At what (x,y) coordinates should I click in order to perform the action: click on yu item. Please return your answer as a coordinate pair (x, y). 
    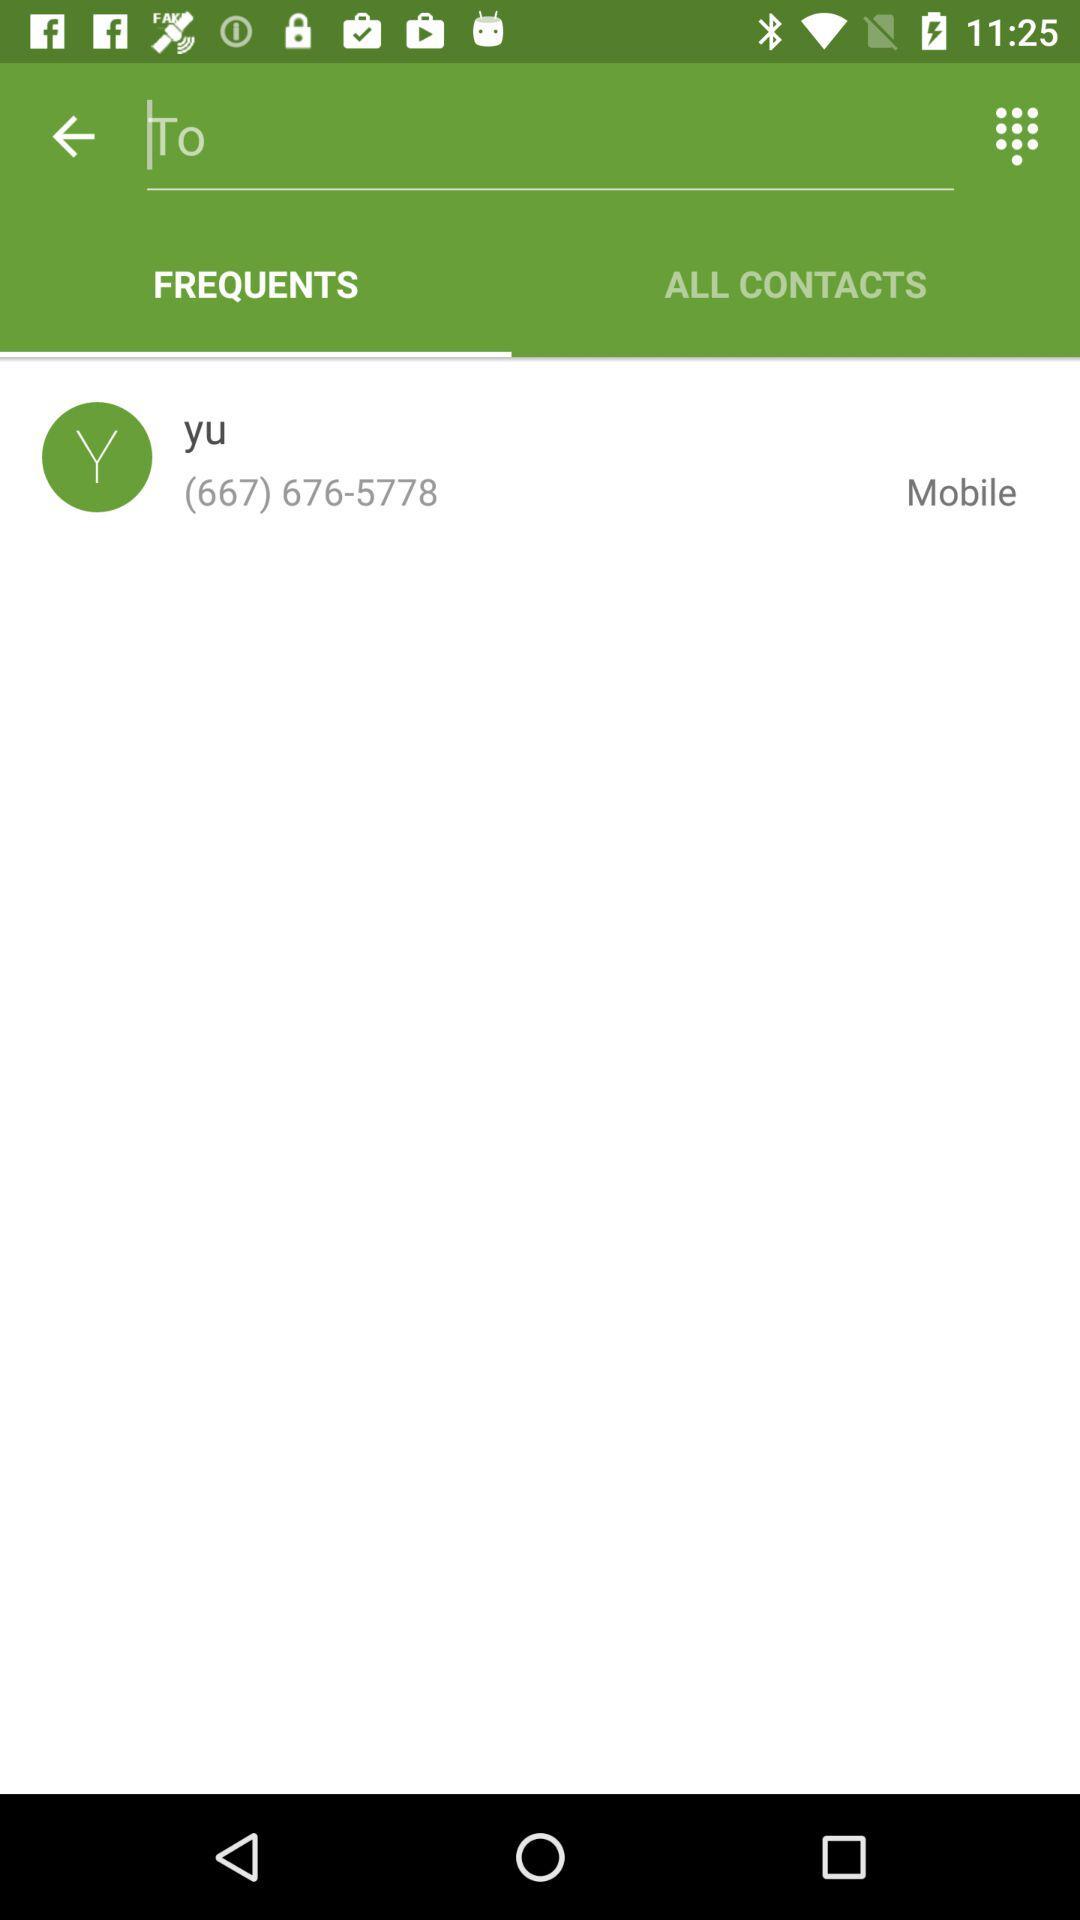
    Looking at the image, I should click on (205, 431).